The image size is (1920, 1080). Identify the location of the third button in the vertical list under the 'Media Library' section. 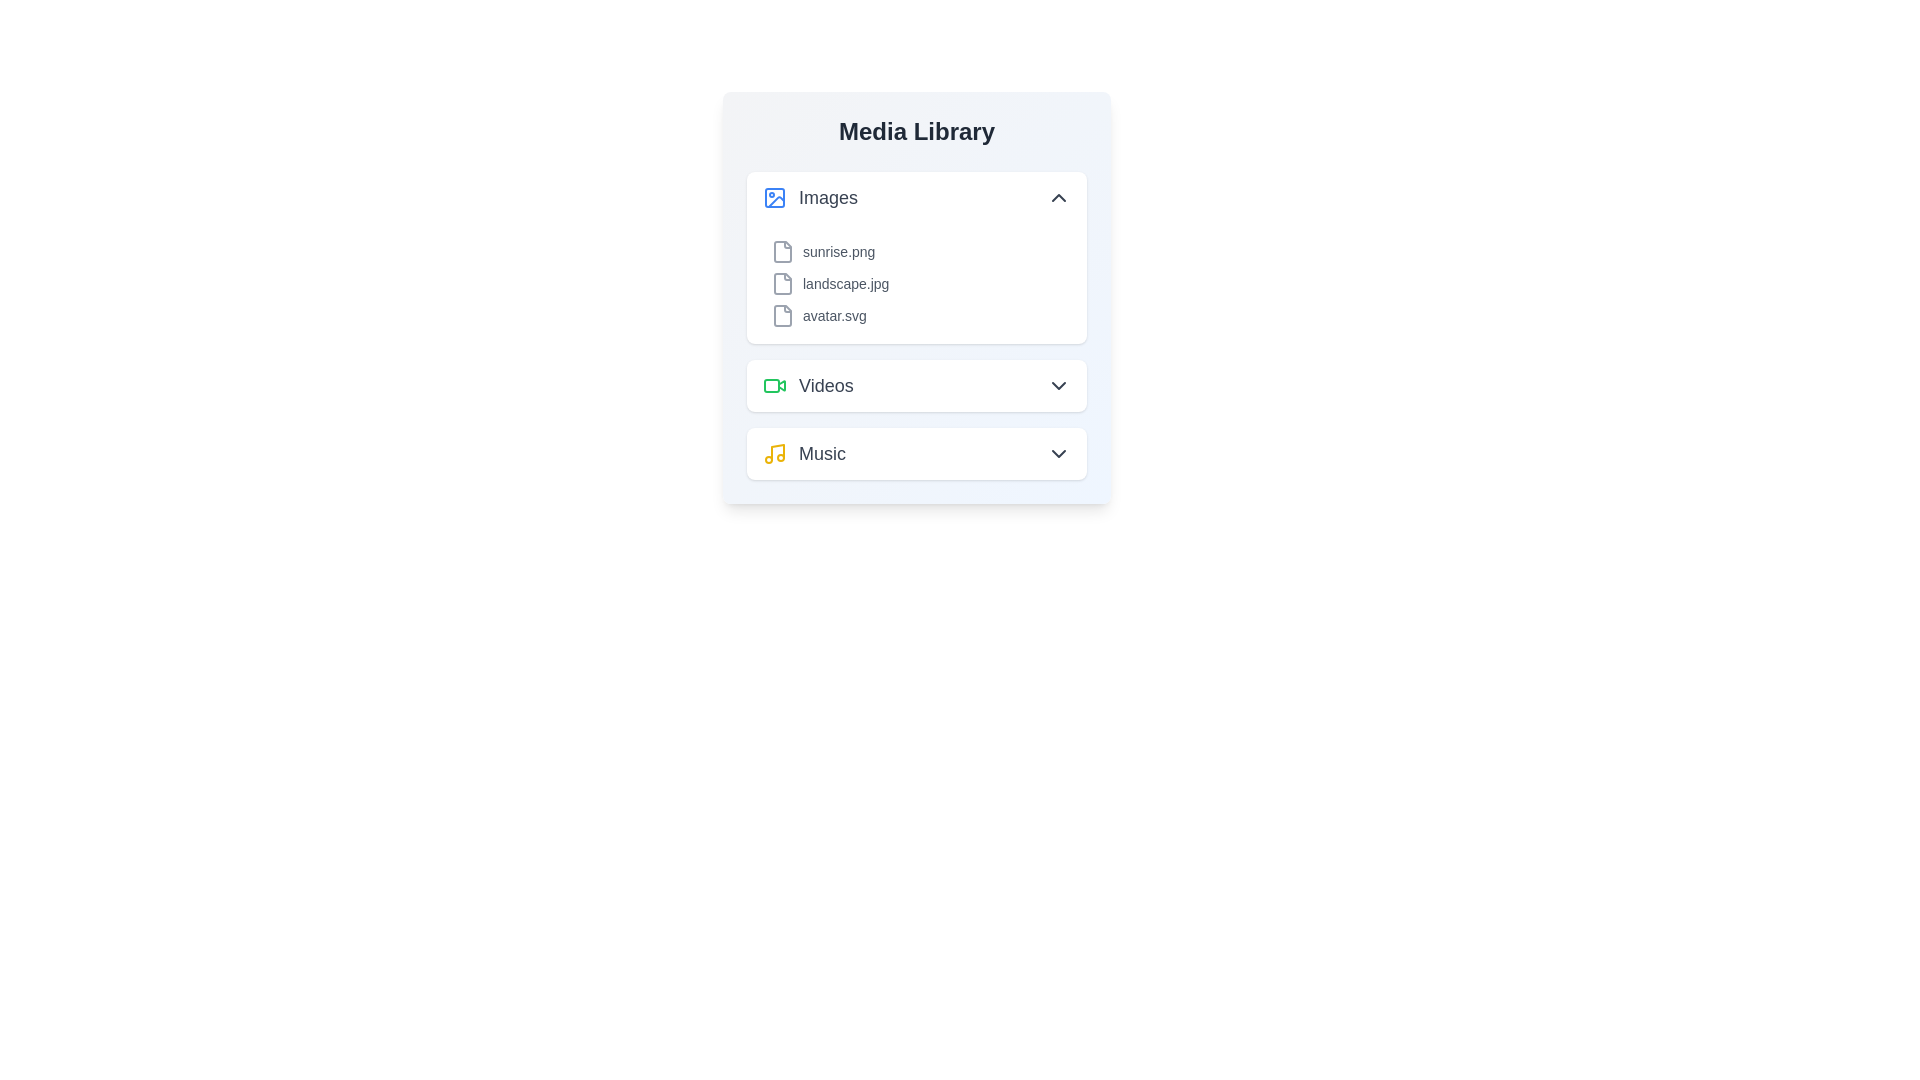
(915, 454).